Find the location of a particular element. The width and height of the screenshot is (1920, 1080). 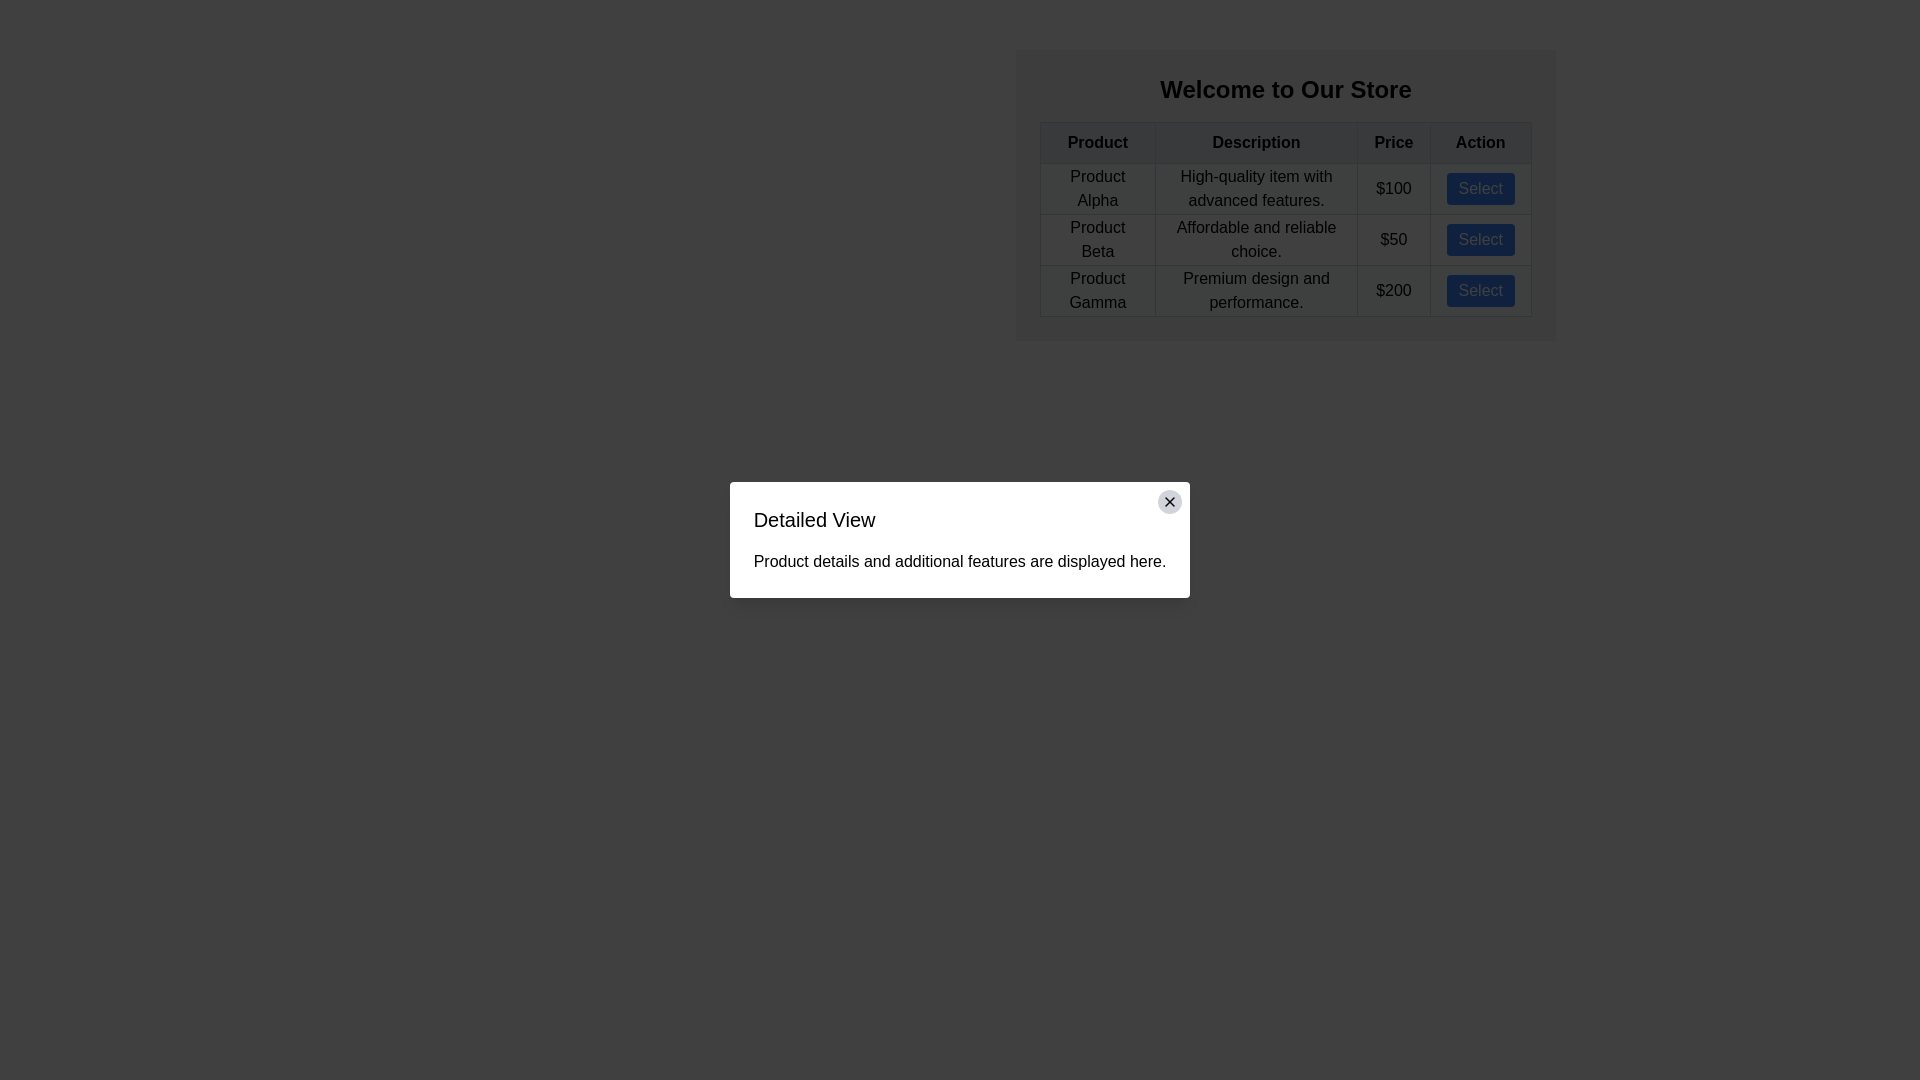

the 'Price' column header cell in the table, which is the third element in a row of four, situated under 'Welcome to Our Store' is located at coordinates (1392, 141).